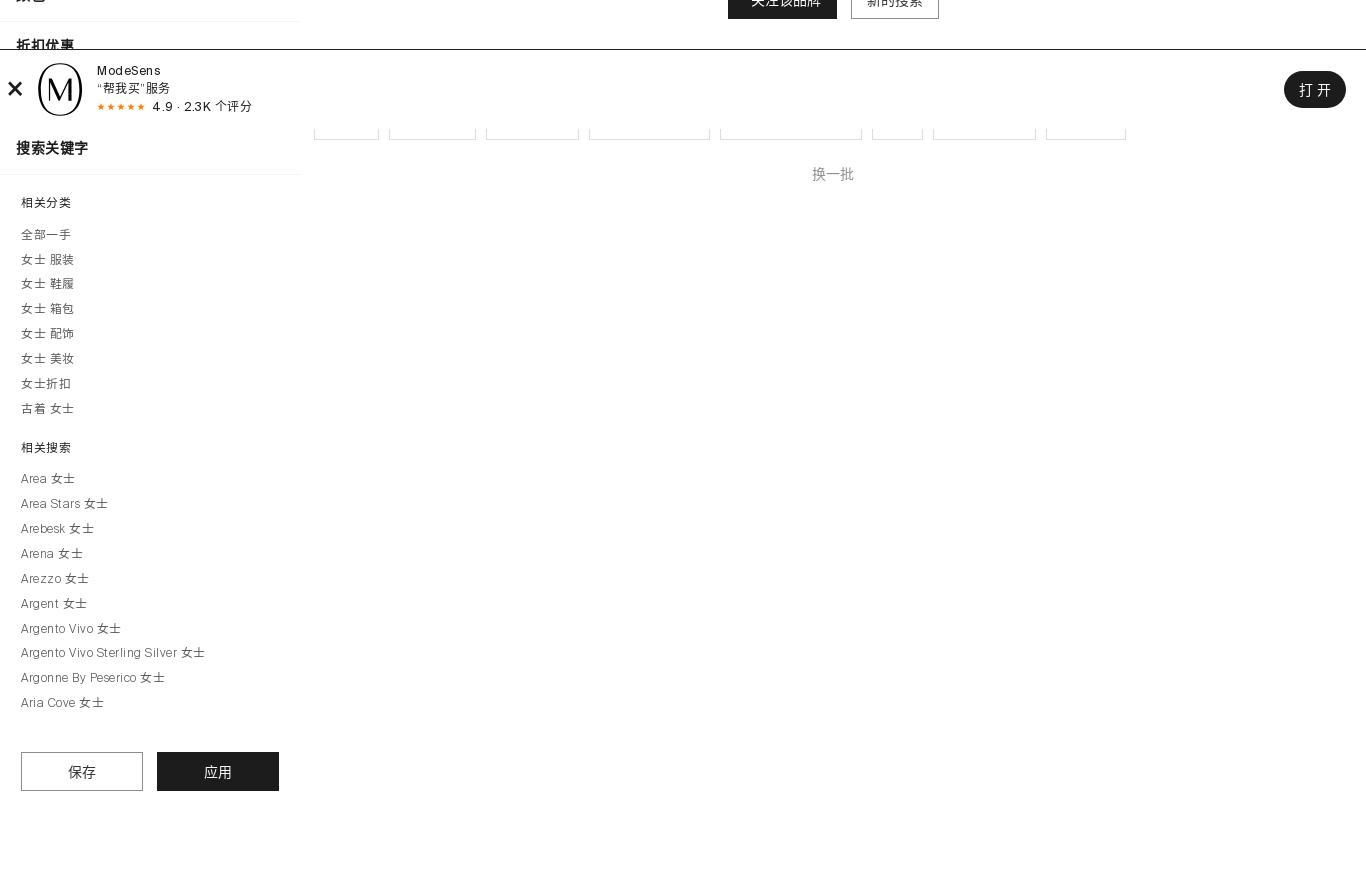 This screenshot has height=871, width=1366. Describe the element at coordinates (984, 119) in the screenshot. I see `'BALENCIAGA'` at that location.